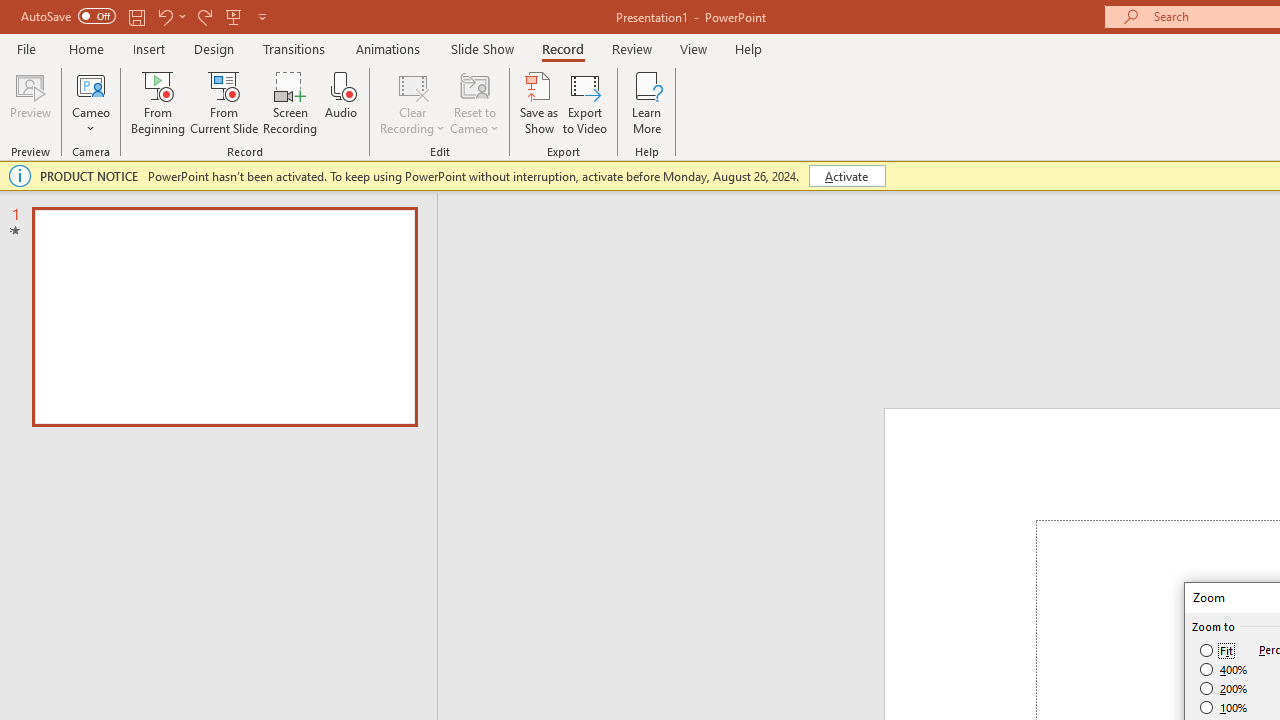  Describe the element at coordinates (1223, 669) in the screenshot. I see `'400%'` at that location.